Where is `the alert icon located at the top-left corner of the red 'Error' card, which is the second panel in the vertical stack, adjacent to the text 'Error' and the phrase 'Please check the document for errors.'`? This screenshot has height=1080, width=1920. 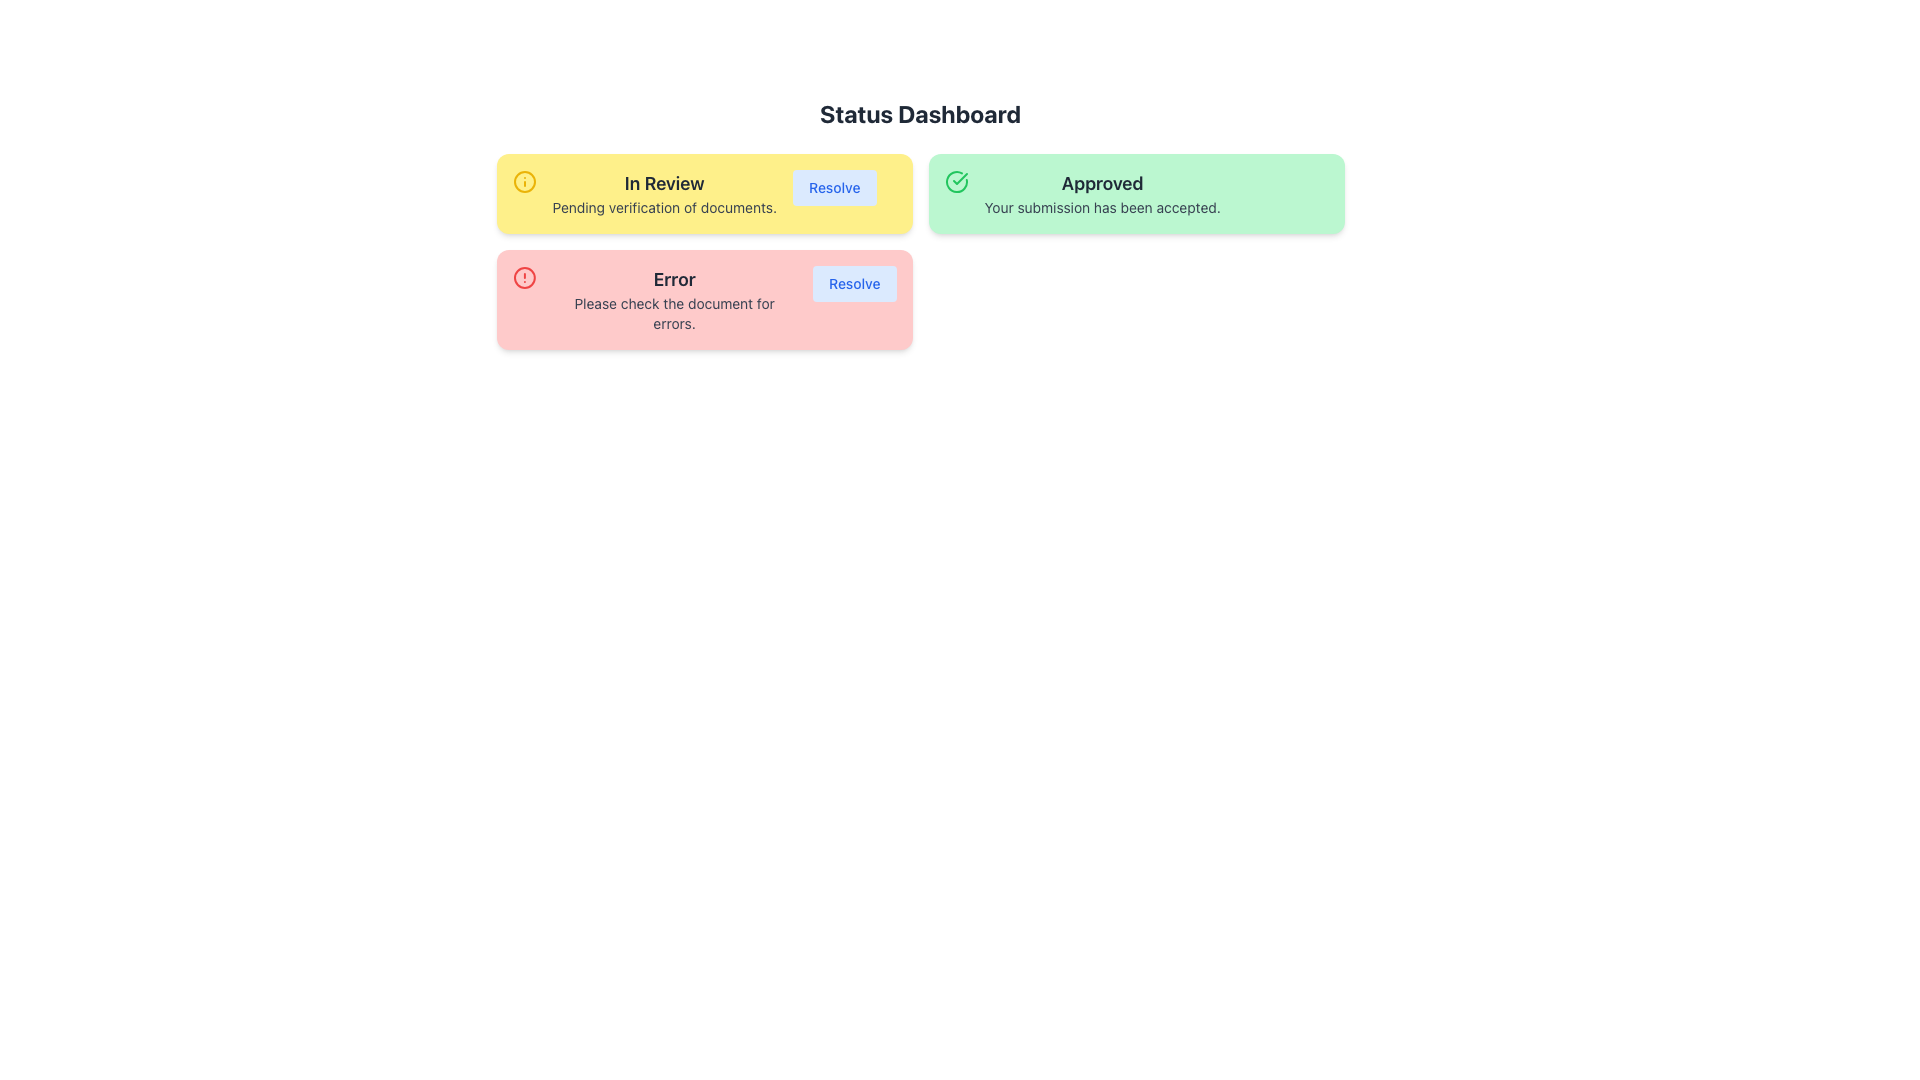 the alert icon located at the top-left corner of the red 'Error' card, which is the second panel in the vertical stack, adjacent to the text 'Error' and the phrase 'Please check the document for errors.' is located at coordinates (524, 277).